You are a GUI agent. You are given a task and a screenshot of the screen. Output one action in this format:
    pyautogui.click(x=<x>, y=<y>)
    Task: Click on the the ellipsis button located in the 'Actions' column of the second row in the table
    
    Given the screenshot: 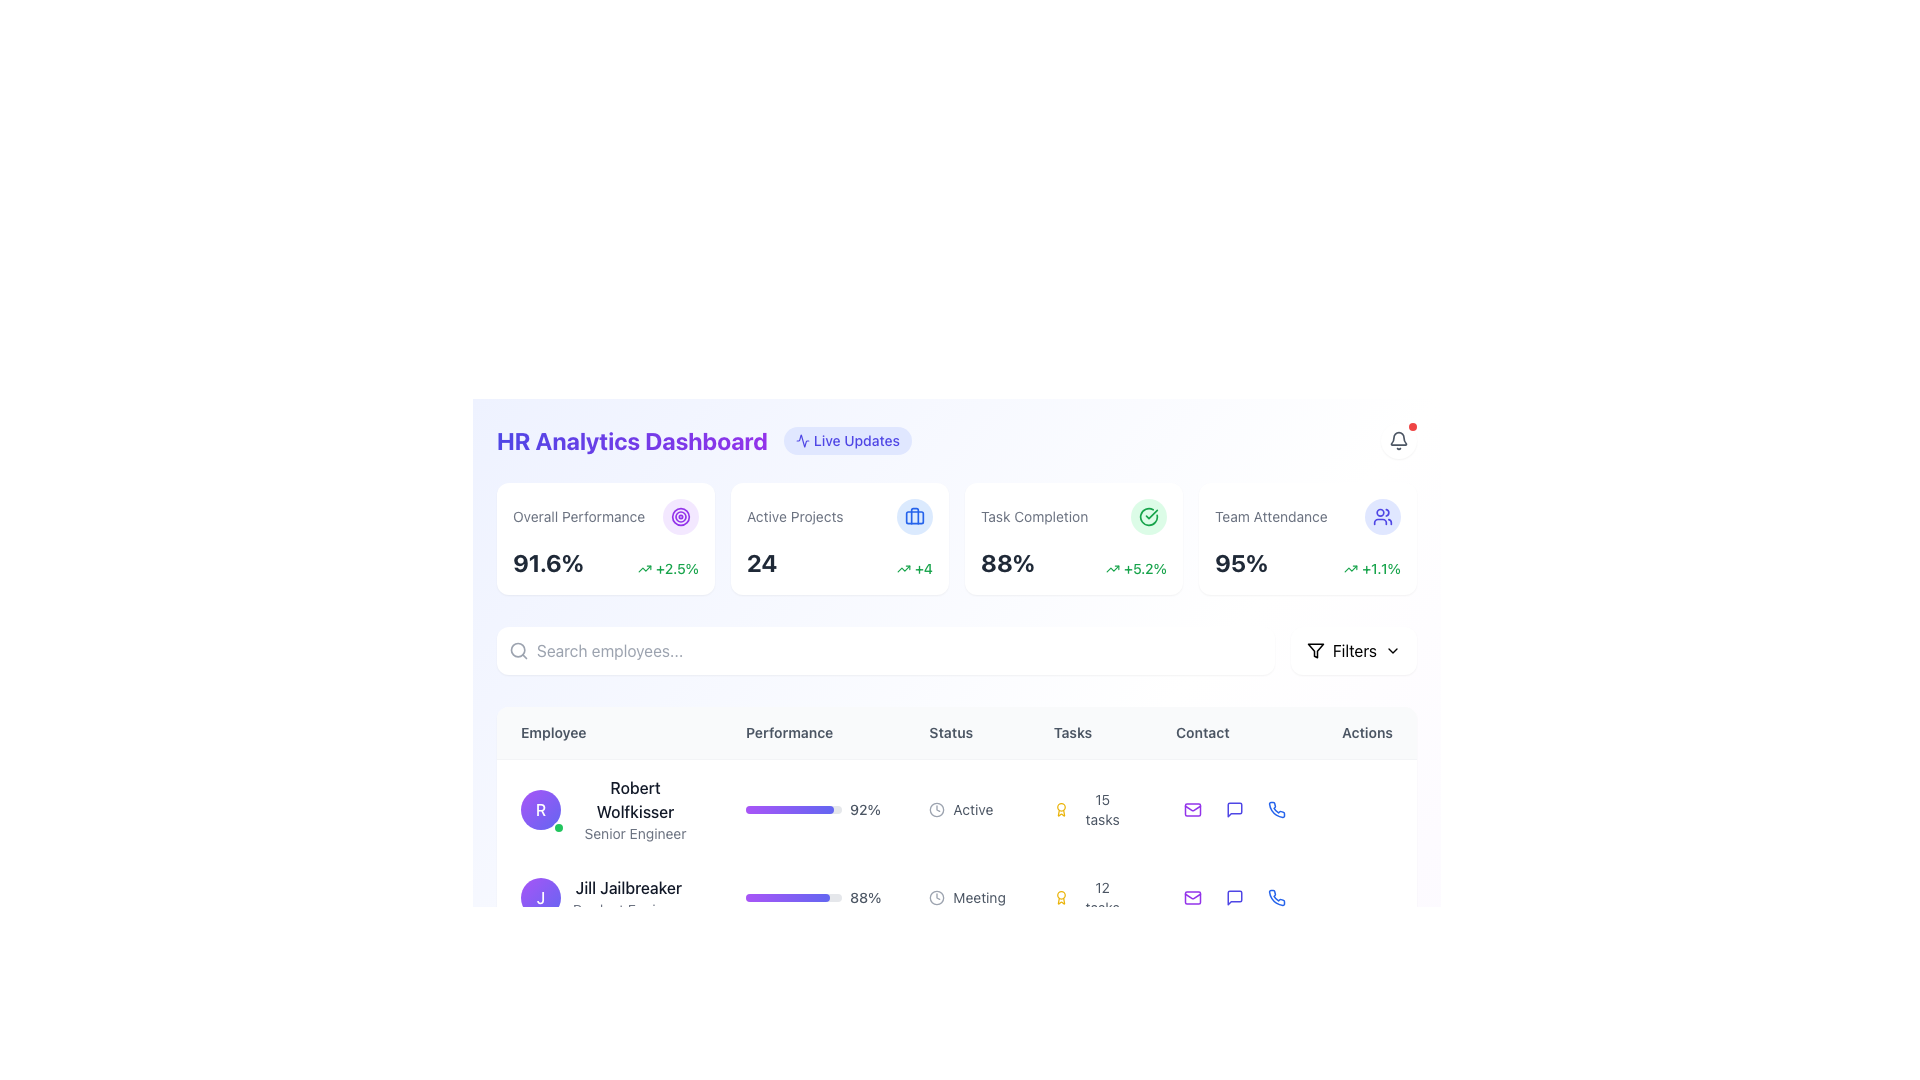 What is the action you would take?
    pyautogui.click(x=1366, y=810)
    